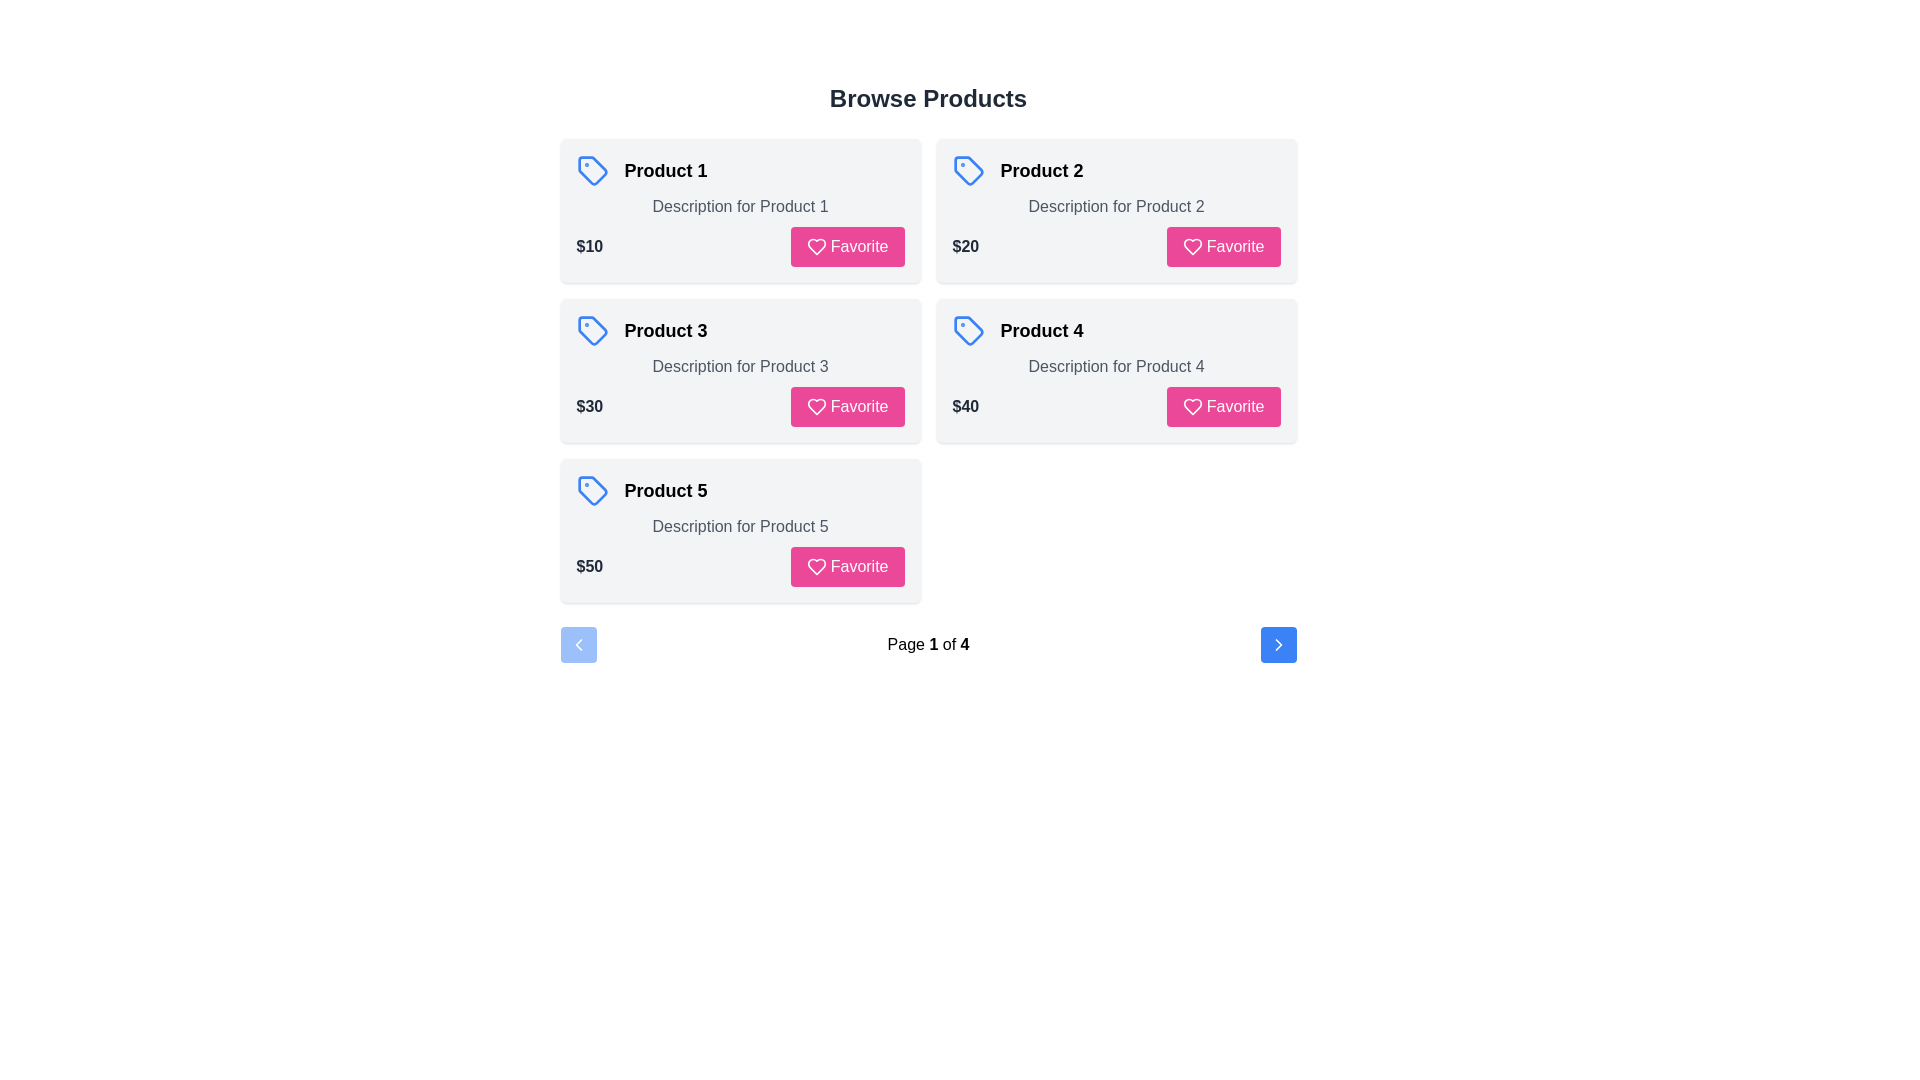  Describe the element at coordinates (816, 406) in the screenshot. I see `the heart icon within the 'Favorite' button for 'Product 3', which is located` at that location.